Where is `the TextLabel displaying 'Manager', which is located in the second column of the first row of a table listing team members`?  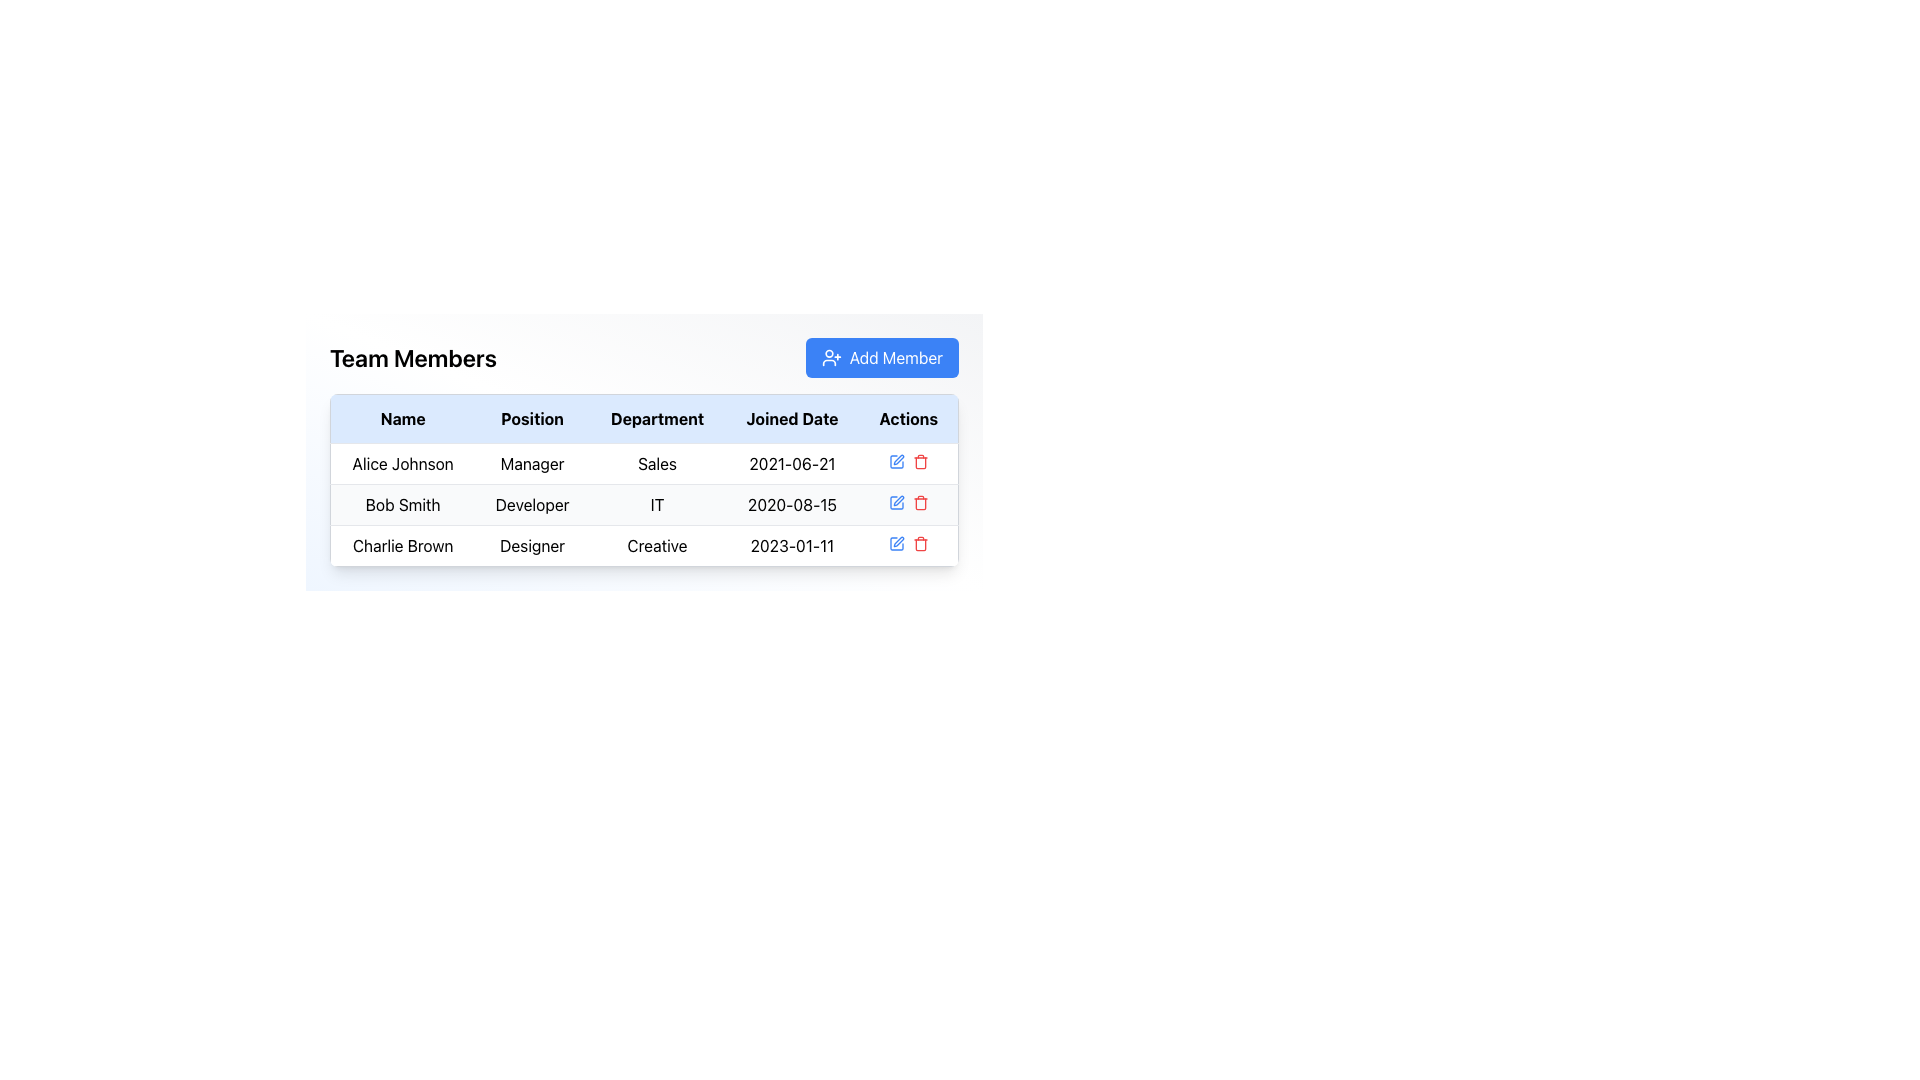 the TextLabel displaying 'Manager', which is located in the second column of the first row of a table listing team members is located at coordinates (532, 463).